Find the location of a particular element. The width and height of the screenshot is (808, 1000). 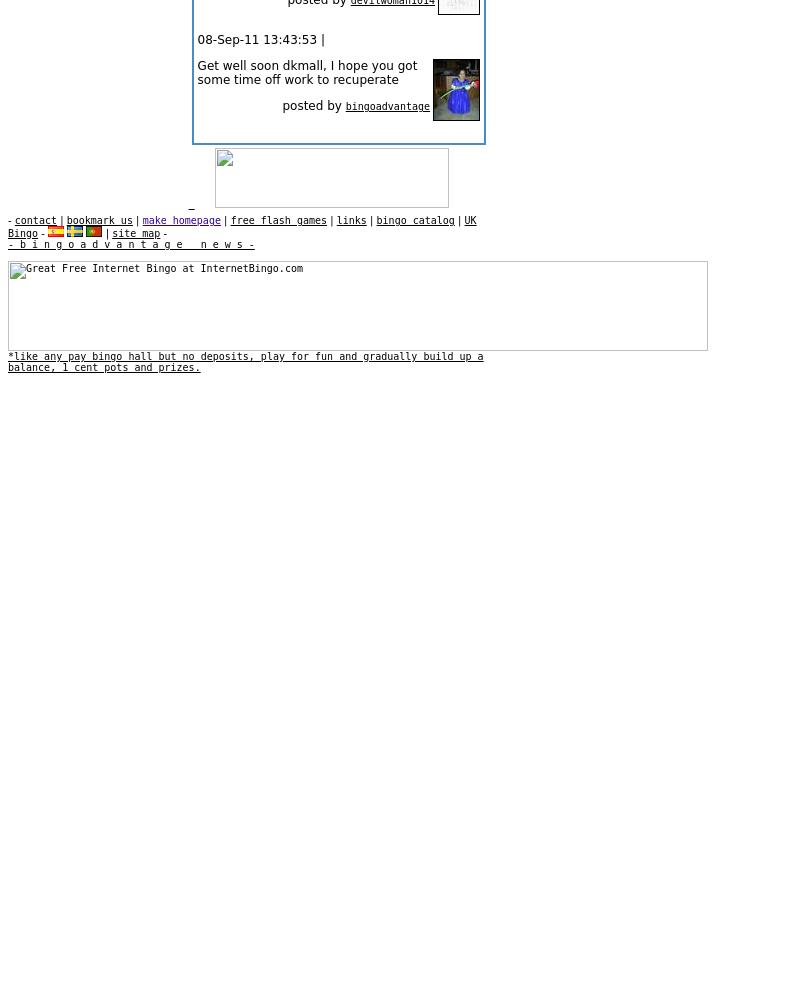

'*like any pay bingo hall but no deposits, play for fun and gradually build up a balance, 1 cent pots and prizes.' is located at coordinates (7, 361).